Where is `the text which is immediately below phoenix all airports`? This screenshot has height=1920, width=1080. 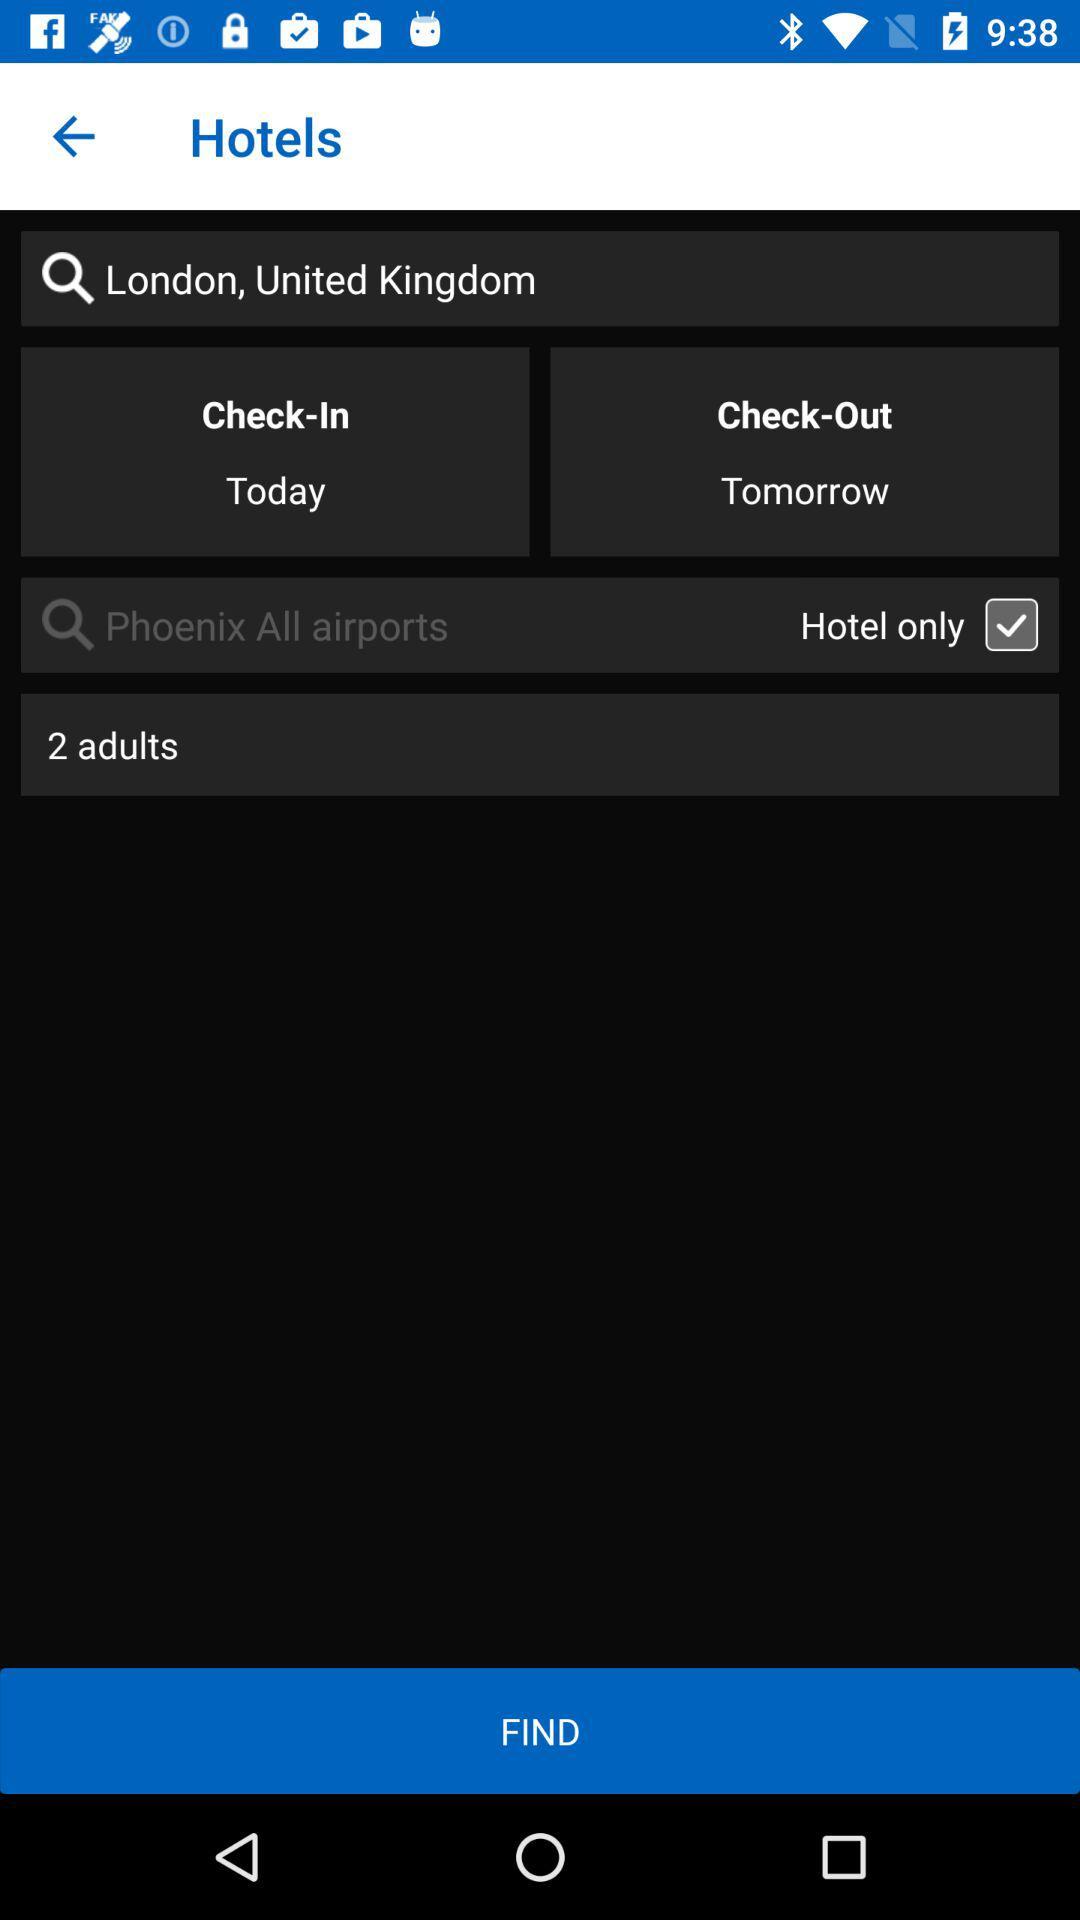
the text which is immediately below phoenix all airports is located at coordinates (540, 743).